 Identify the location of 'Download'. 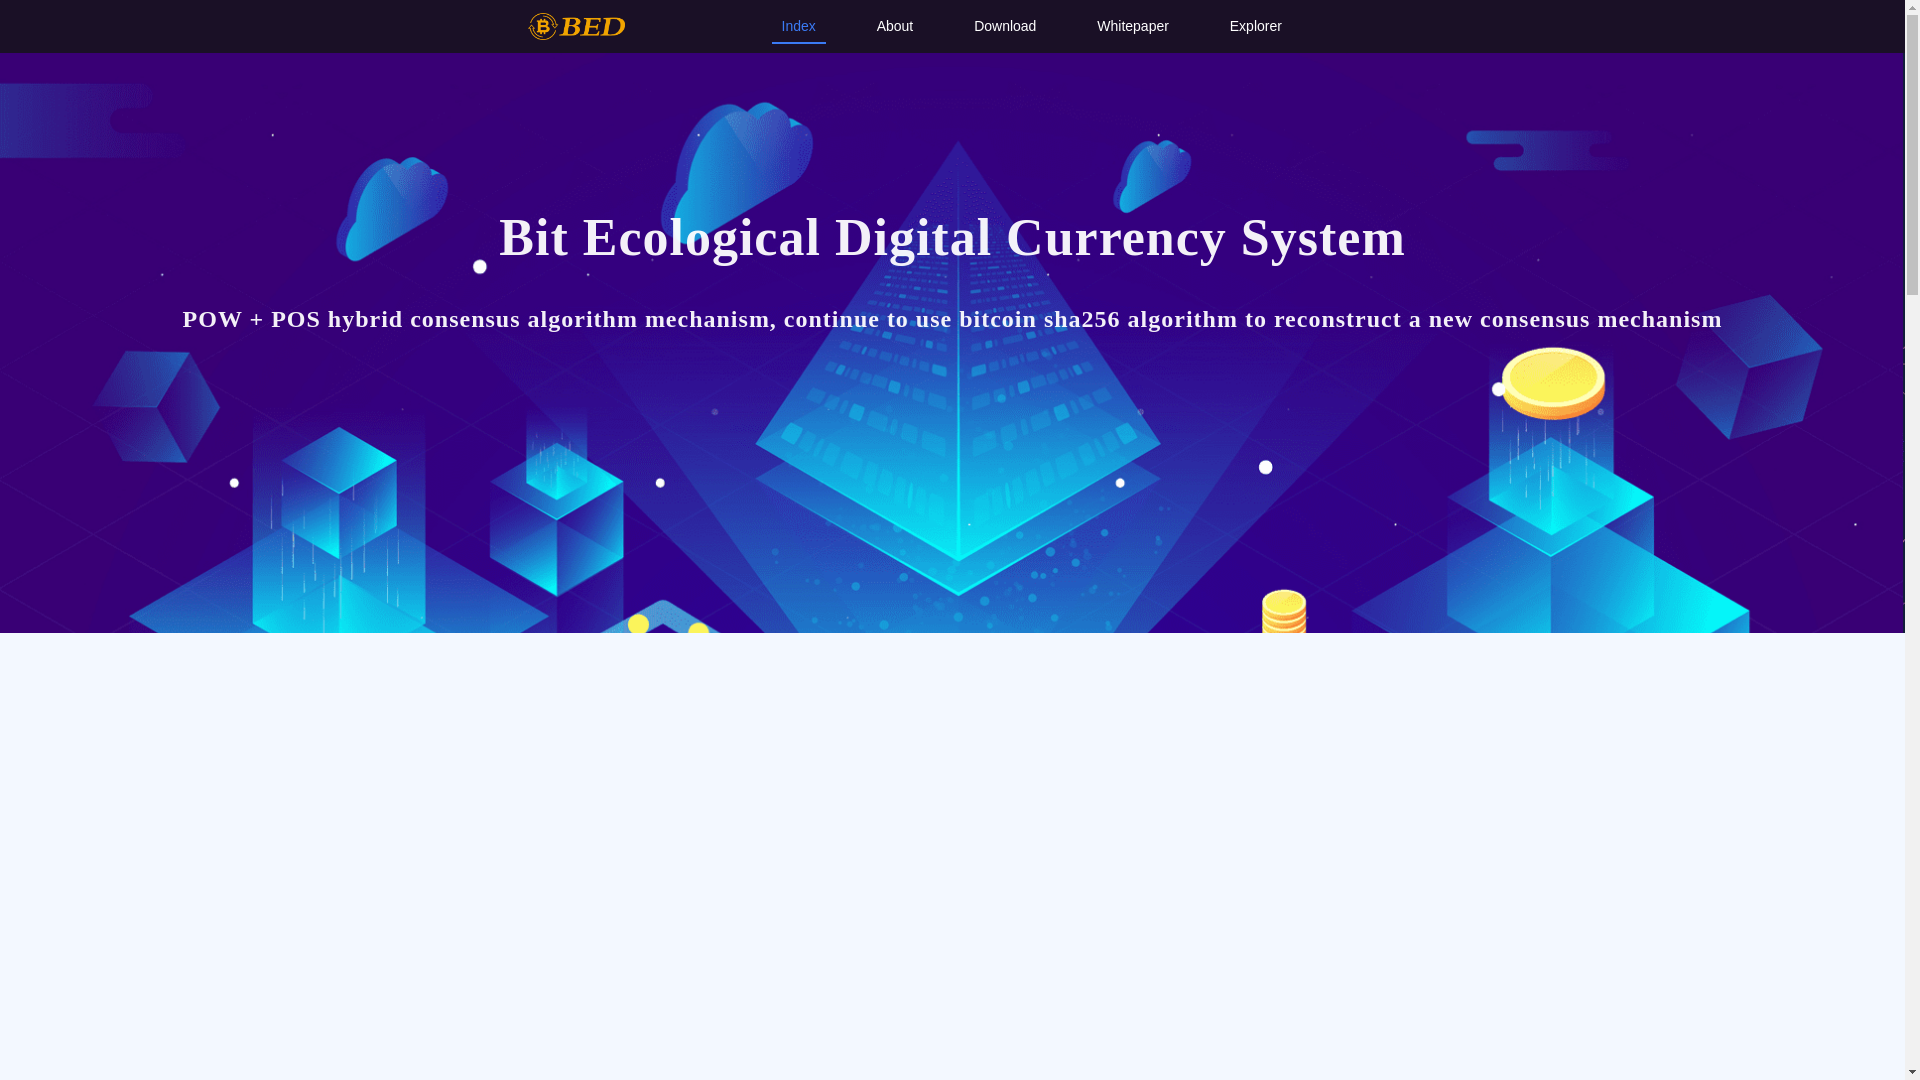
(964, 26).